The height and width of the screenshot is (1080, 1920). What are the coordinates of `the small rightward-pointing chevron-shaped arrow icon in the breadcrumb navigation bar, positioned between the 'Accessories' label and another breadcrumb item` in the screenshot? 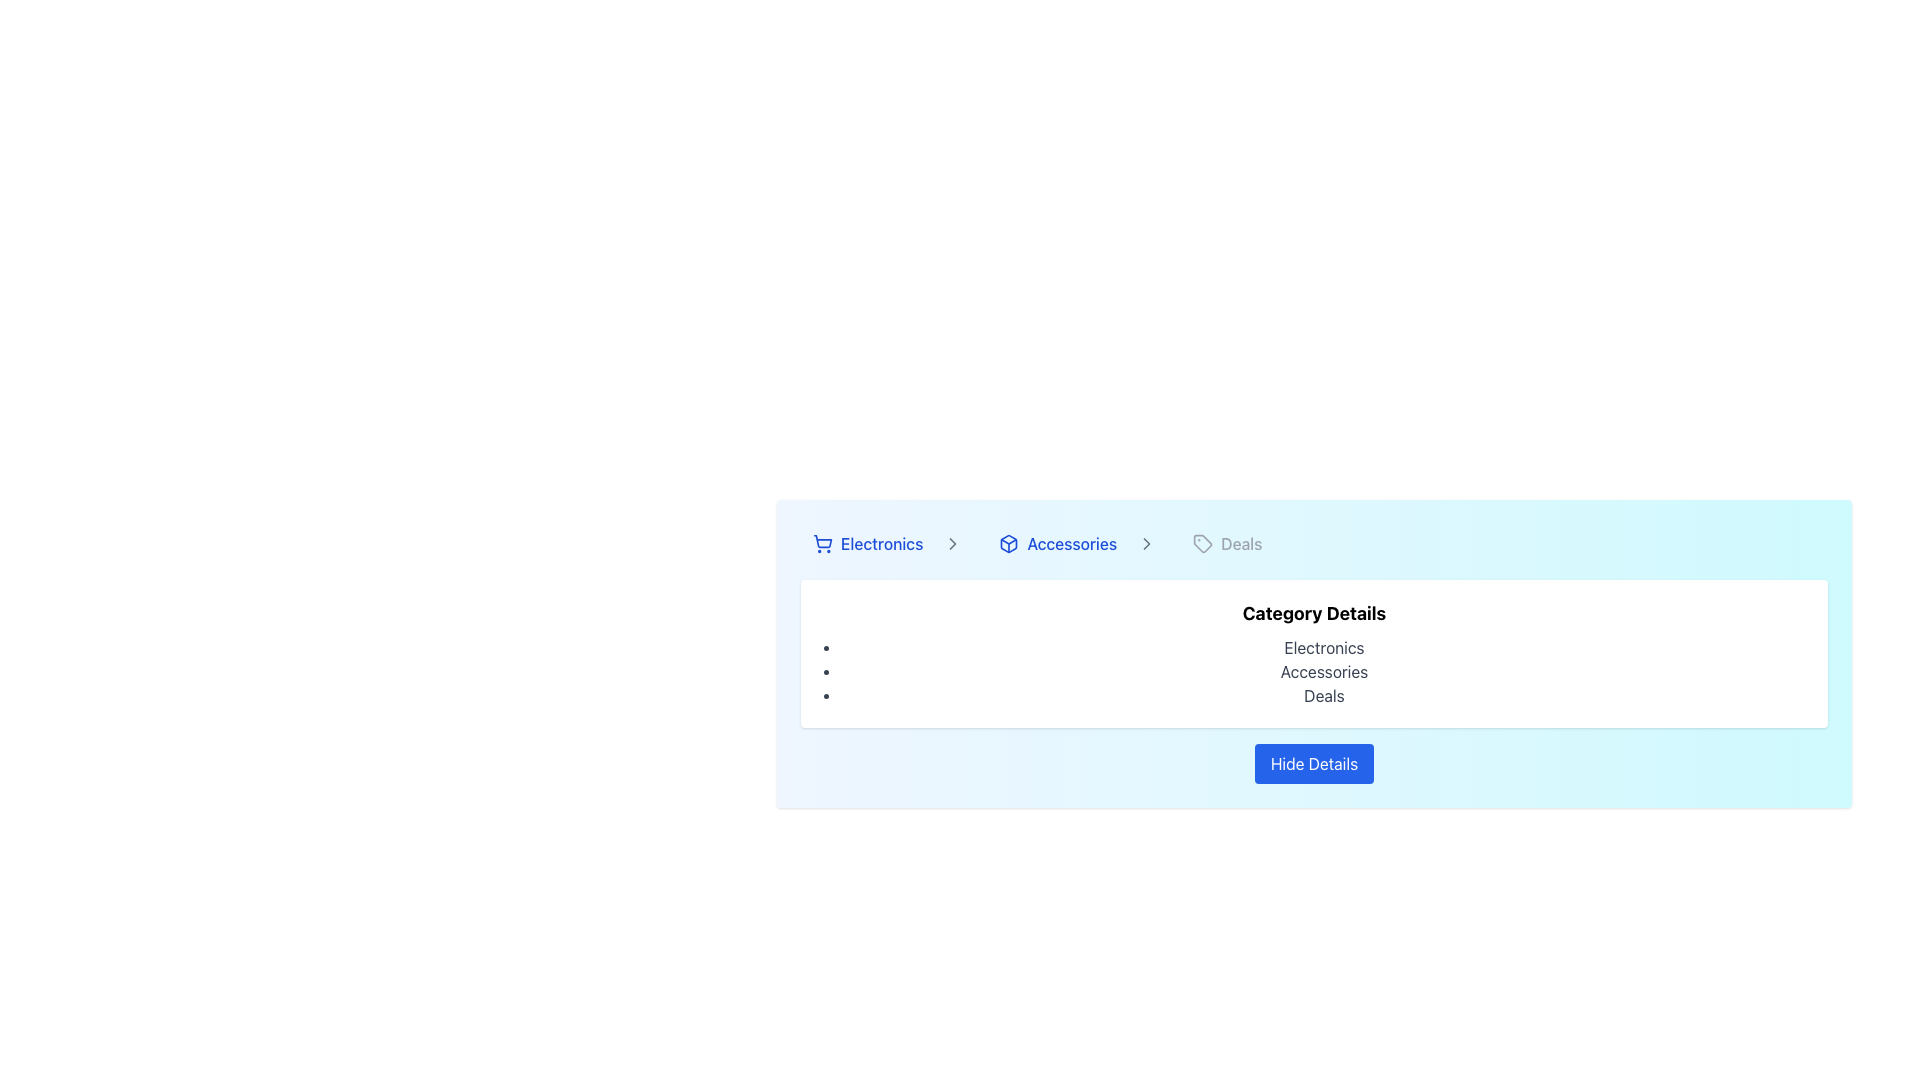 It's located at (952, 543).